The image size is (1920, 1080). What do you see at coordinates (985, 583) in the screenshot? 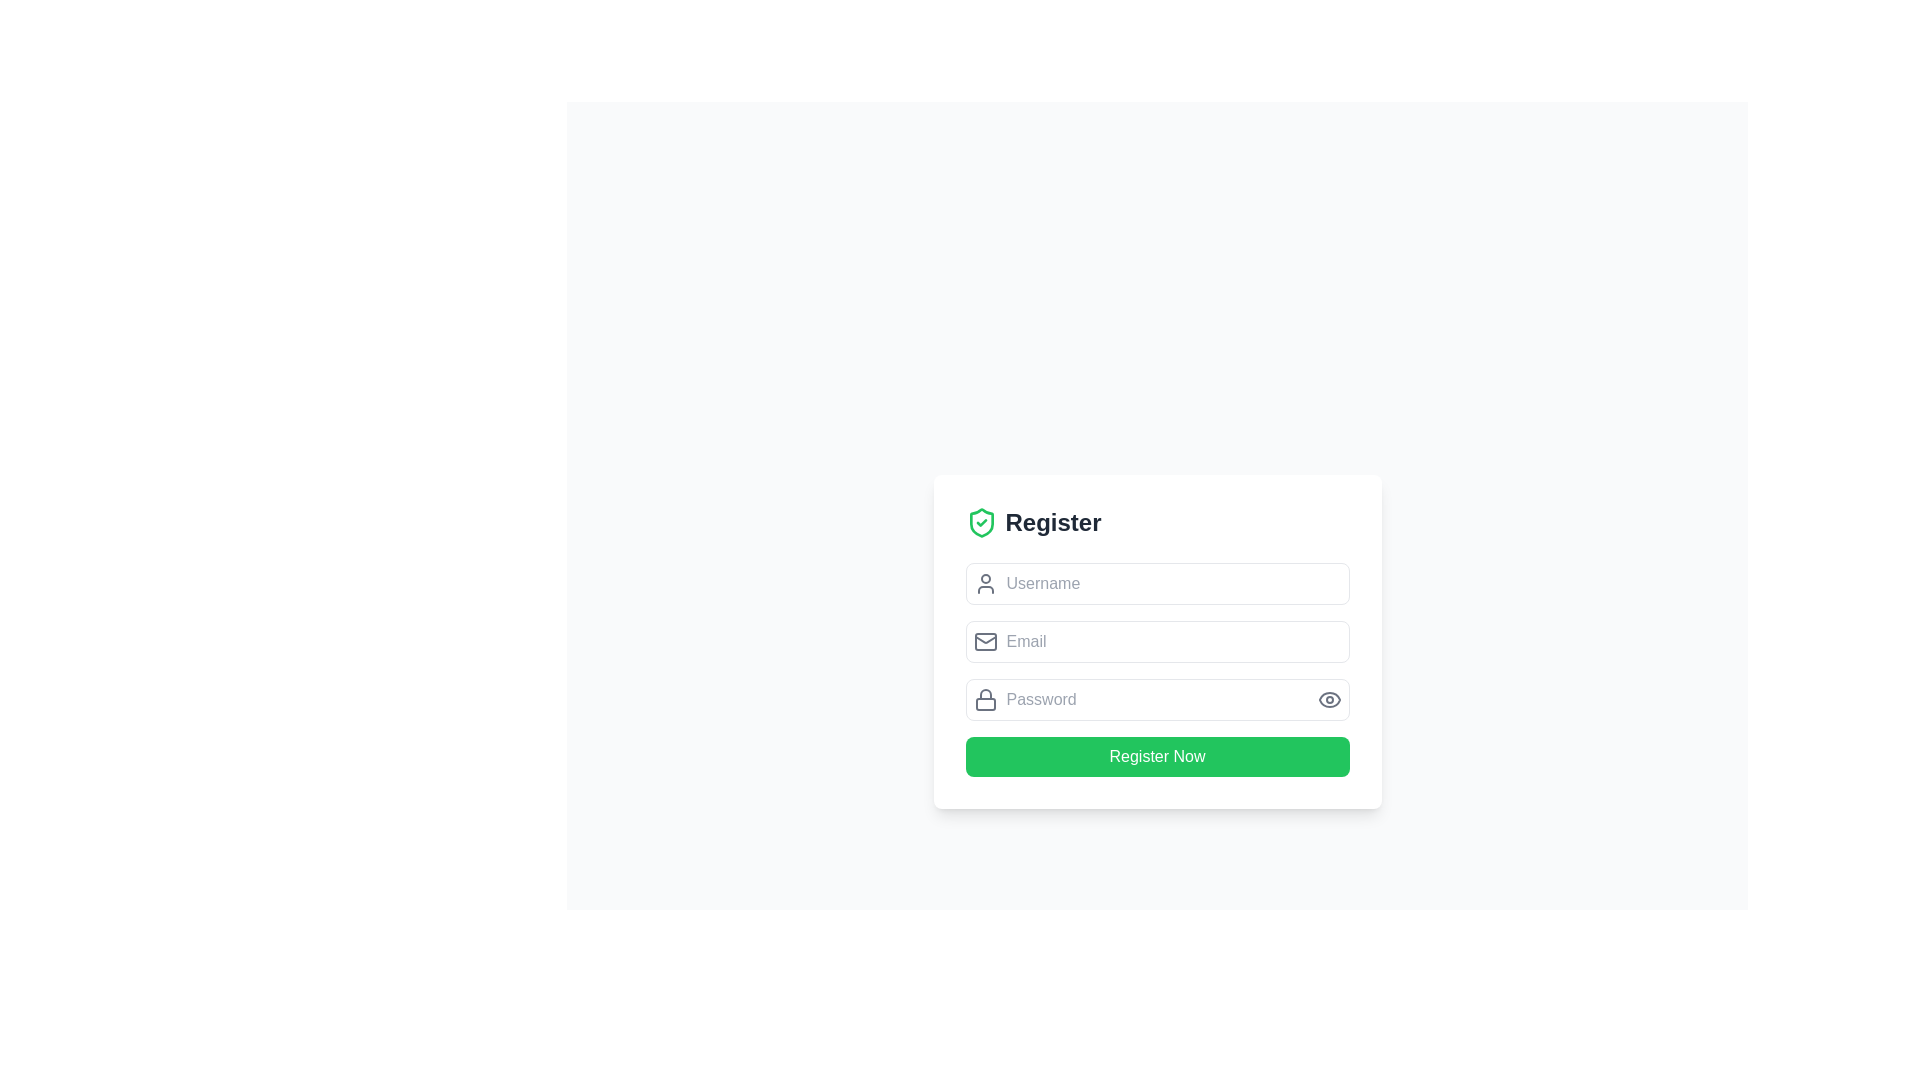
I see `the visual indicator icon for the username field located on the left side of the input field in the registration form` at bounding box center [985, 583].